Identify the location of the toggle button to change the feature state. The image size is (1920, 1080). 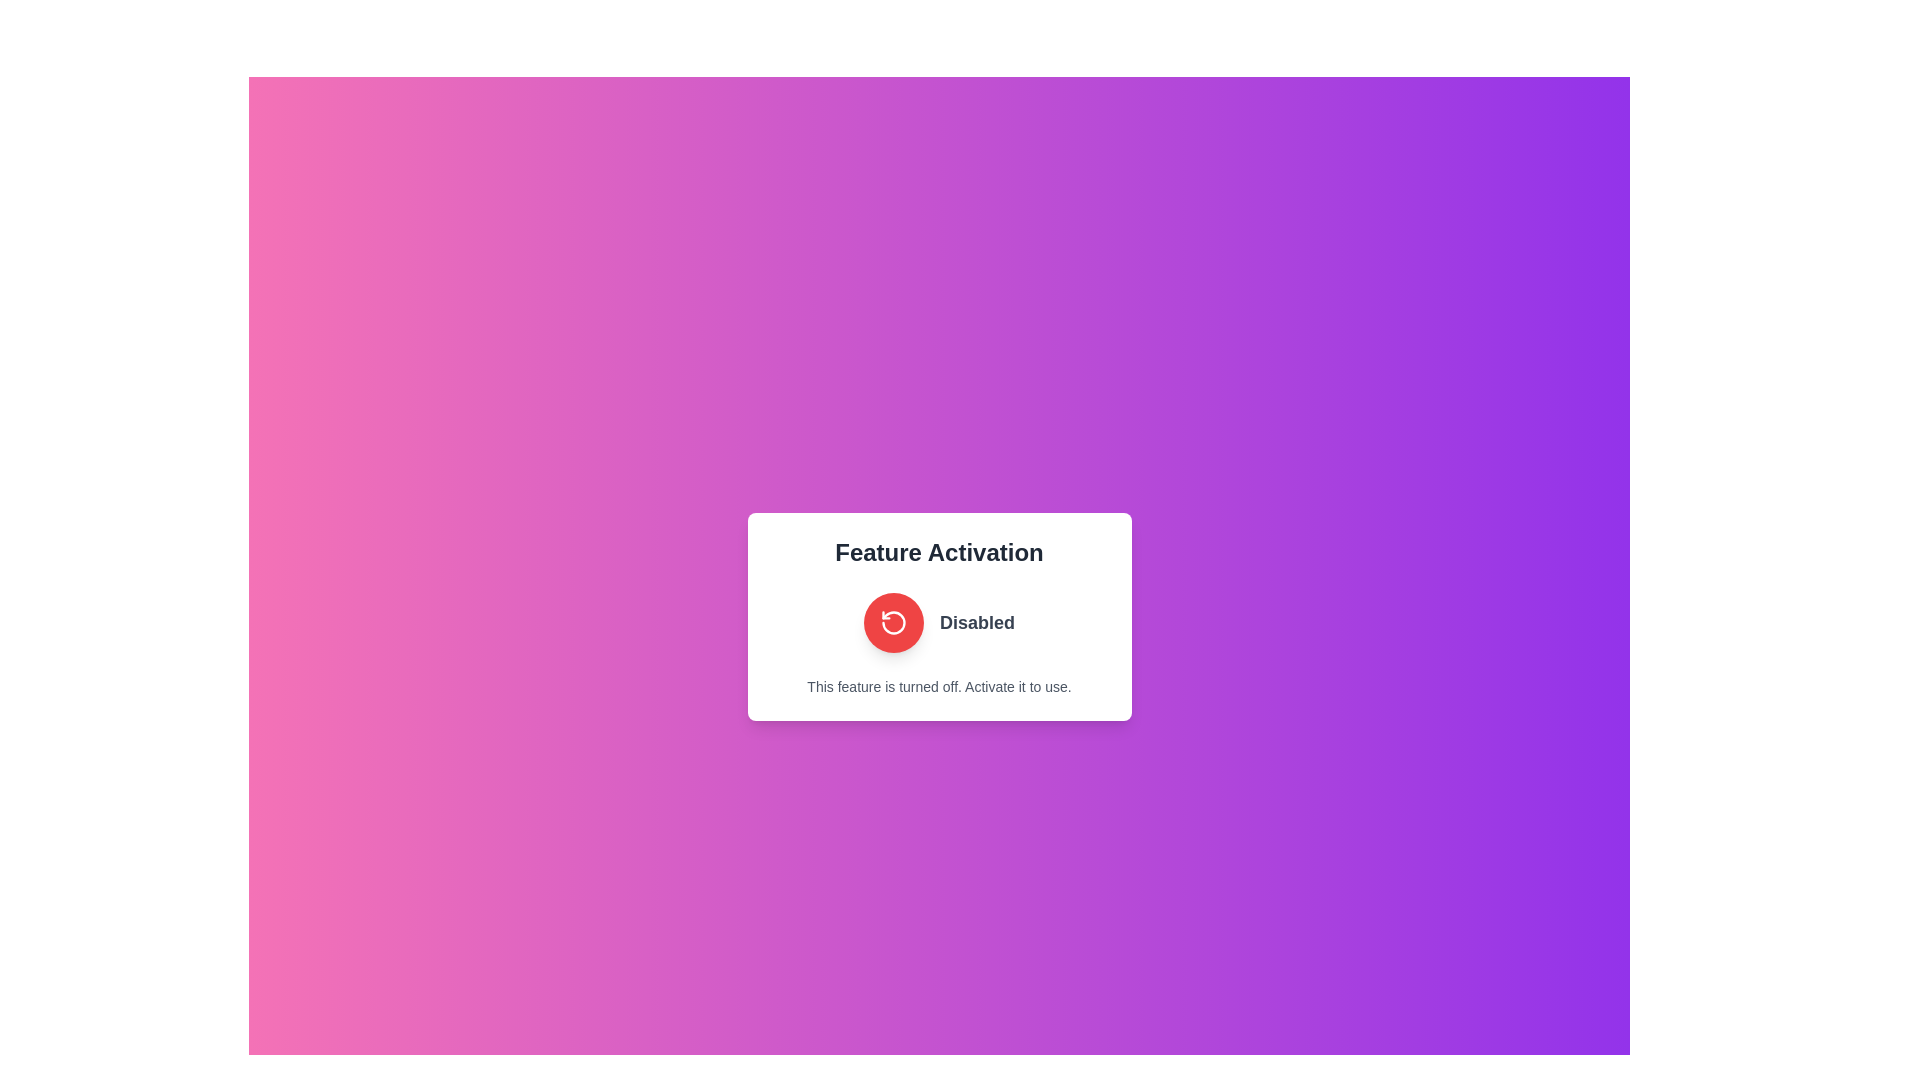
(892, 622).